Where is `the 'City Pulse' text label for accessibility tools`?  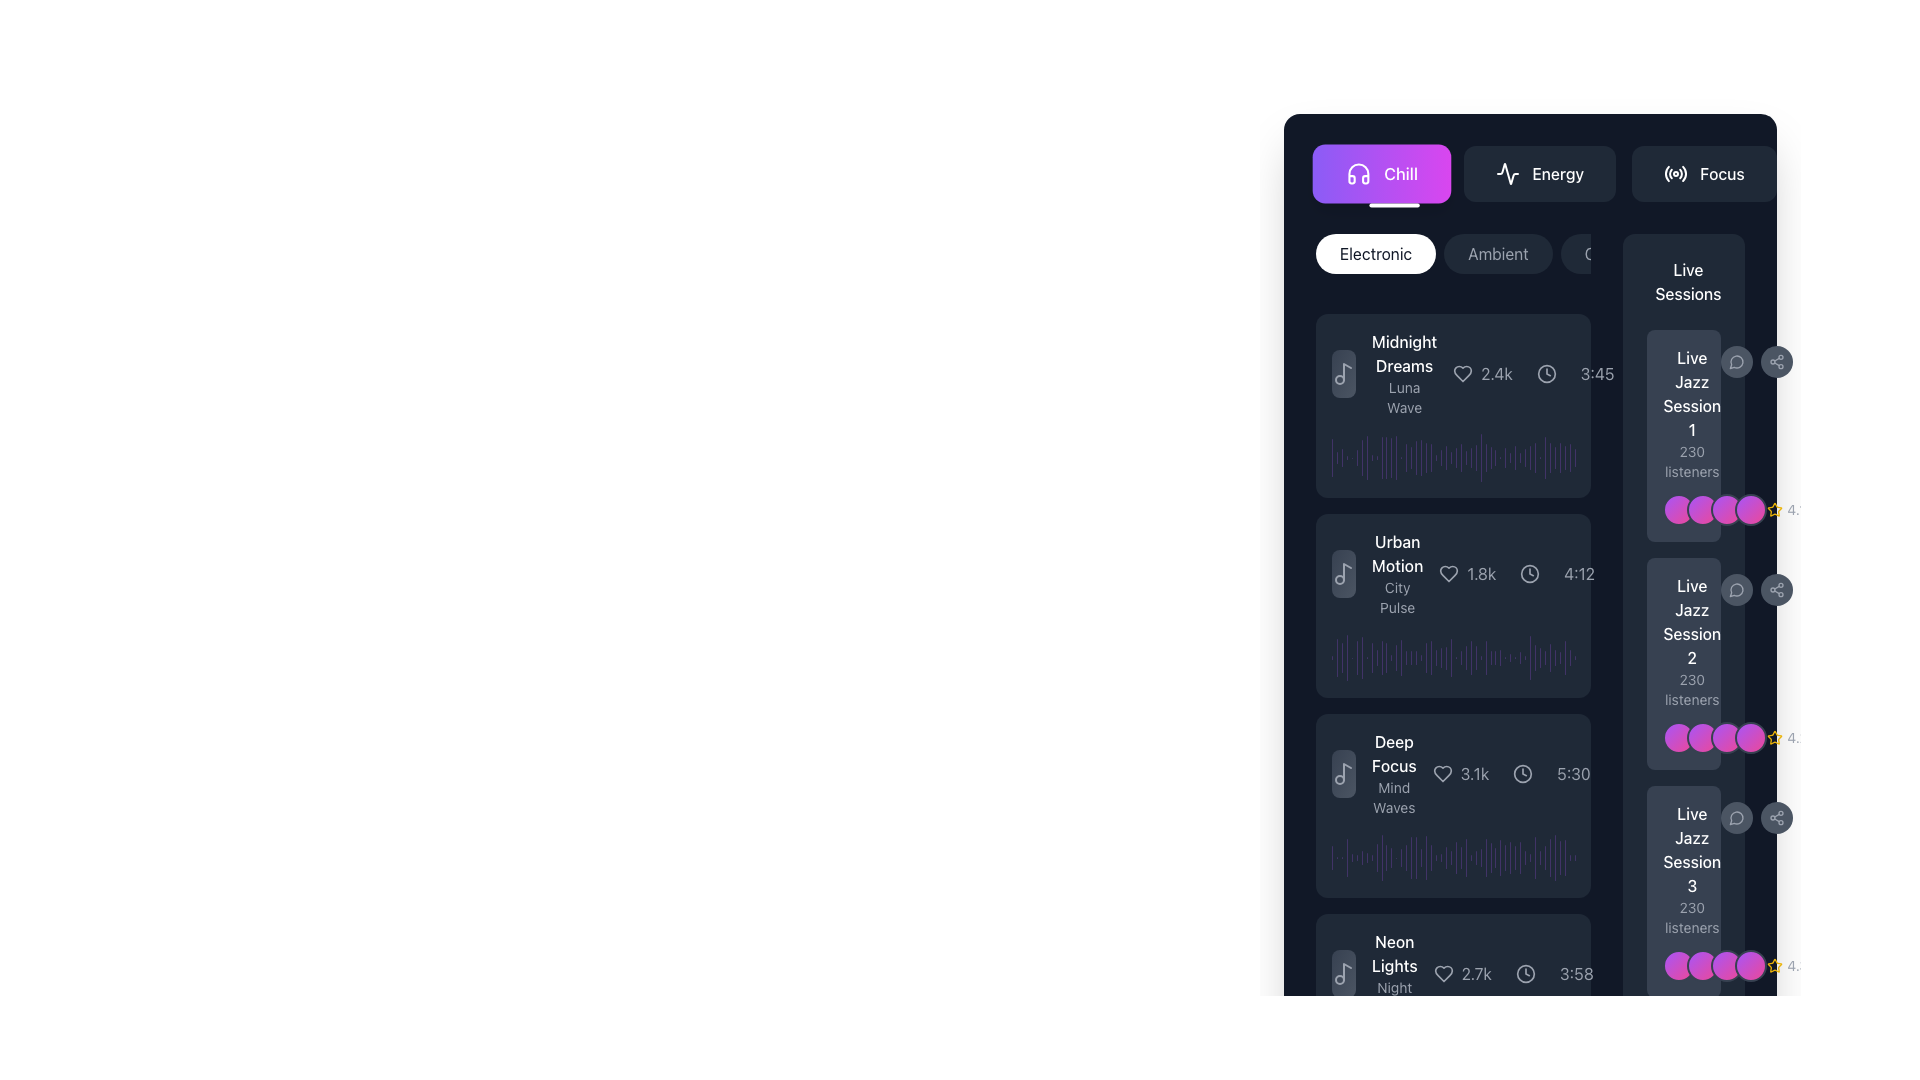 the 'City Pulse' text label for accessibility tools is located at coordinates (1396, 596).